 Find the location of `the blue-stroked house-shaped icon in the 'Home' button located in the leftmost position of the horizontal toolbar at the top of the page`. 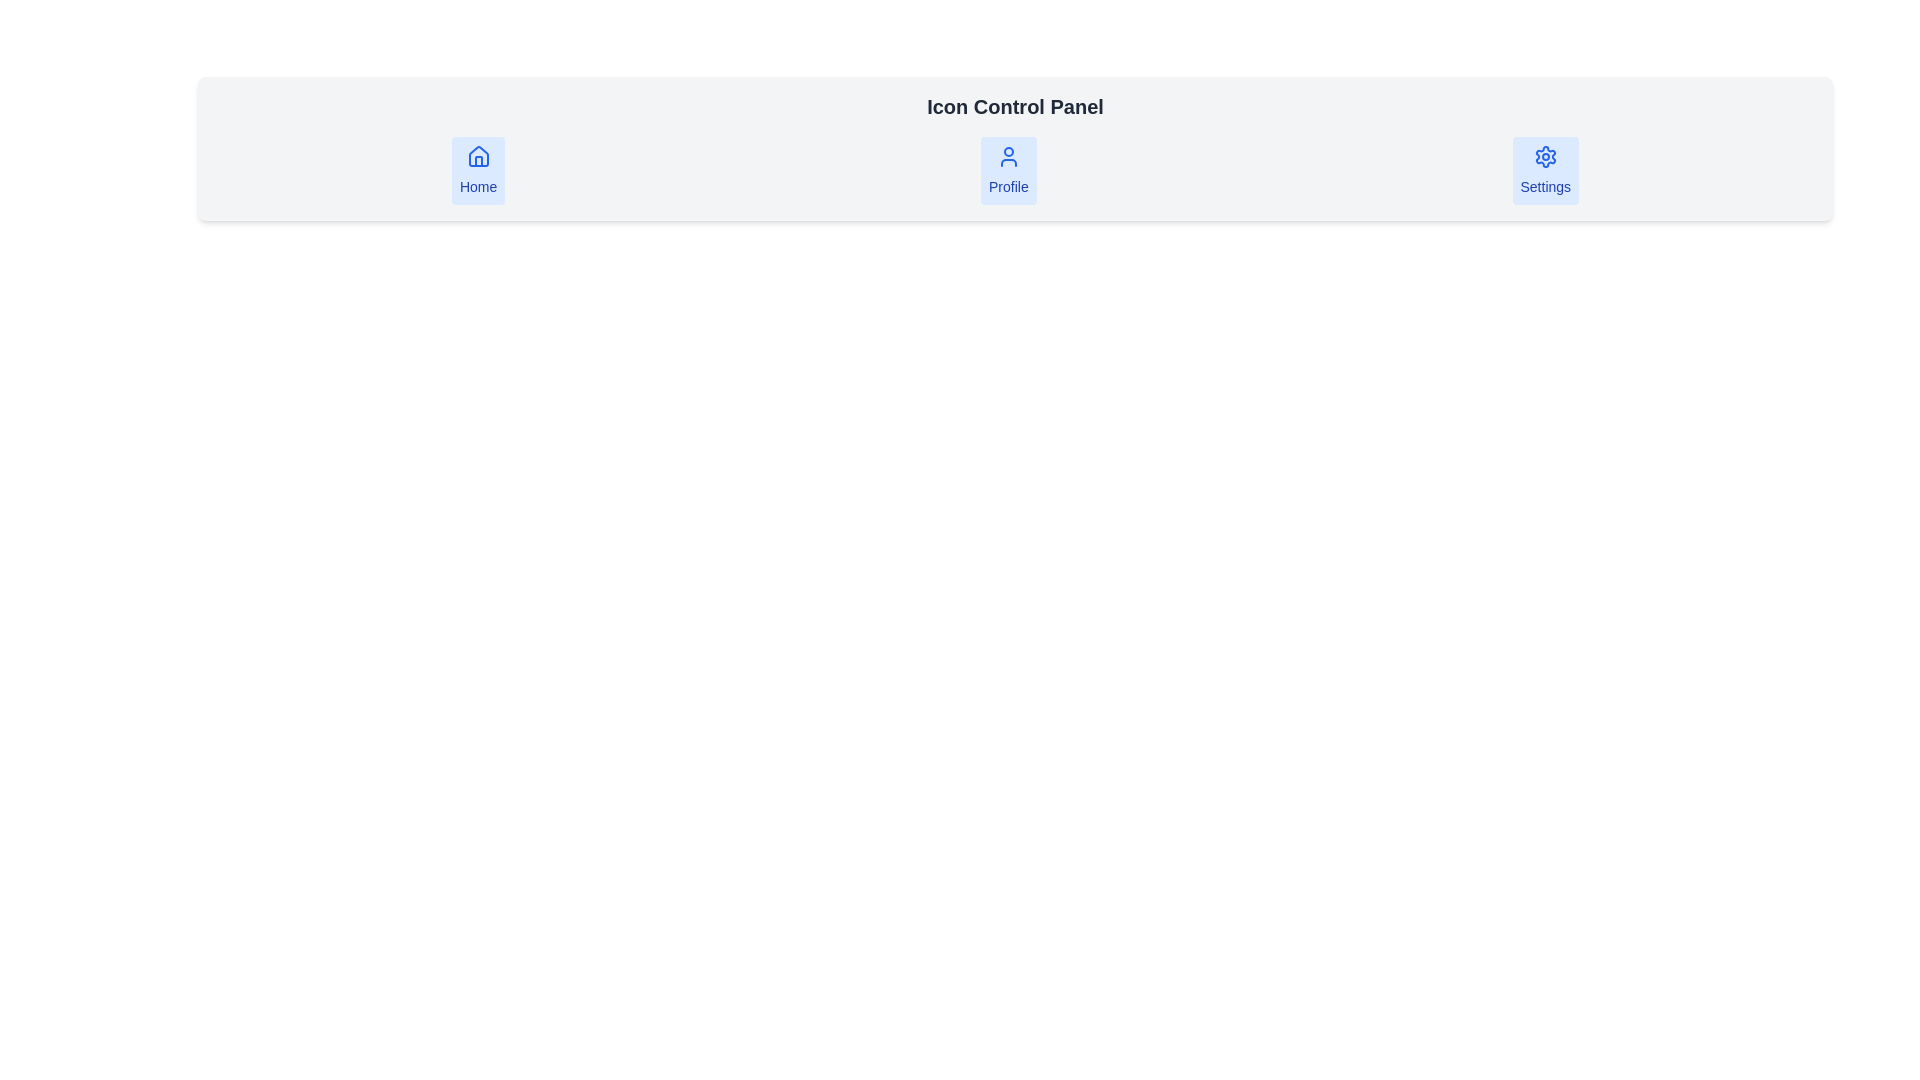

the blue-stroked house-shaped icon in the 'Home' button located in the leftmost position of the horizontal toolbar at the top of the page is located at coordinates (477, 155).